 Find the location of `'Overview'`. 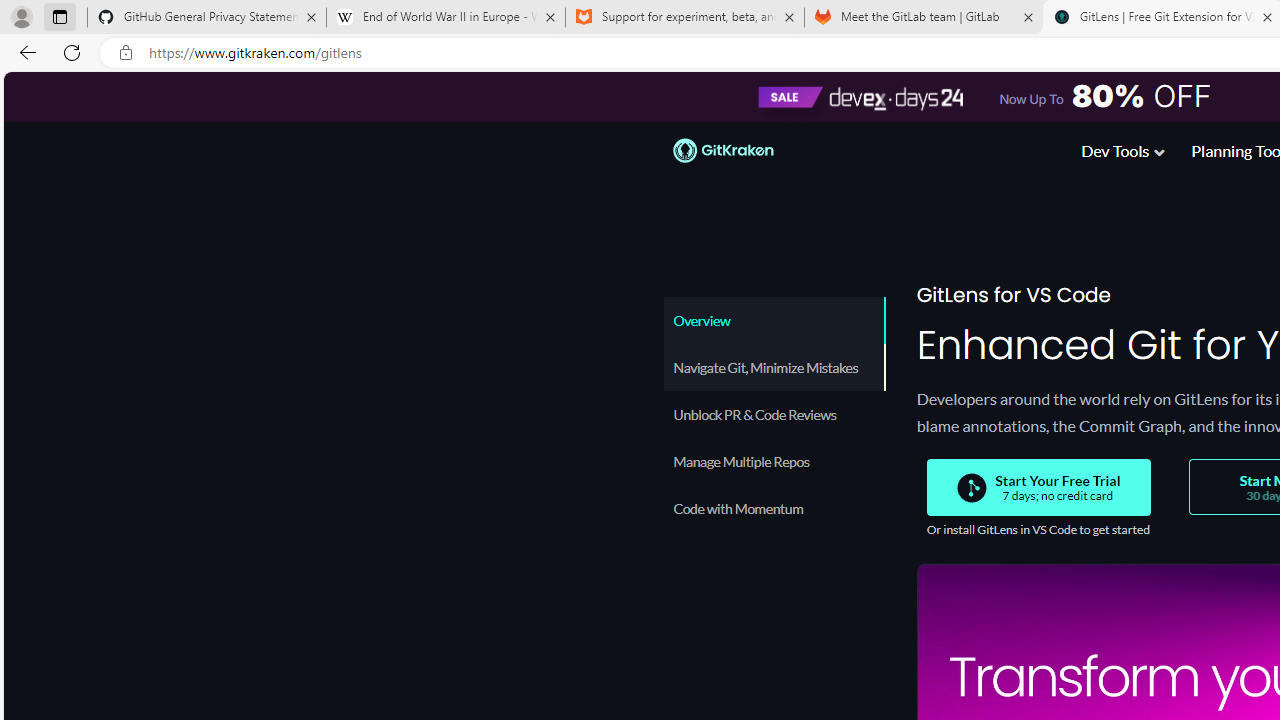

'Overview' is located at coordinates (772, 319).